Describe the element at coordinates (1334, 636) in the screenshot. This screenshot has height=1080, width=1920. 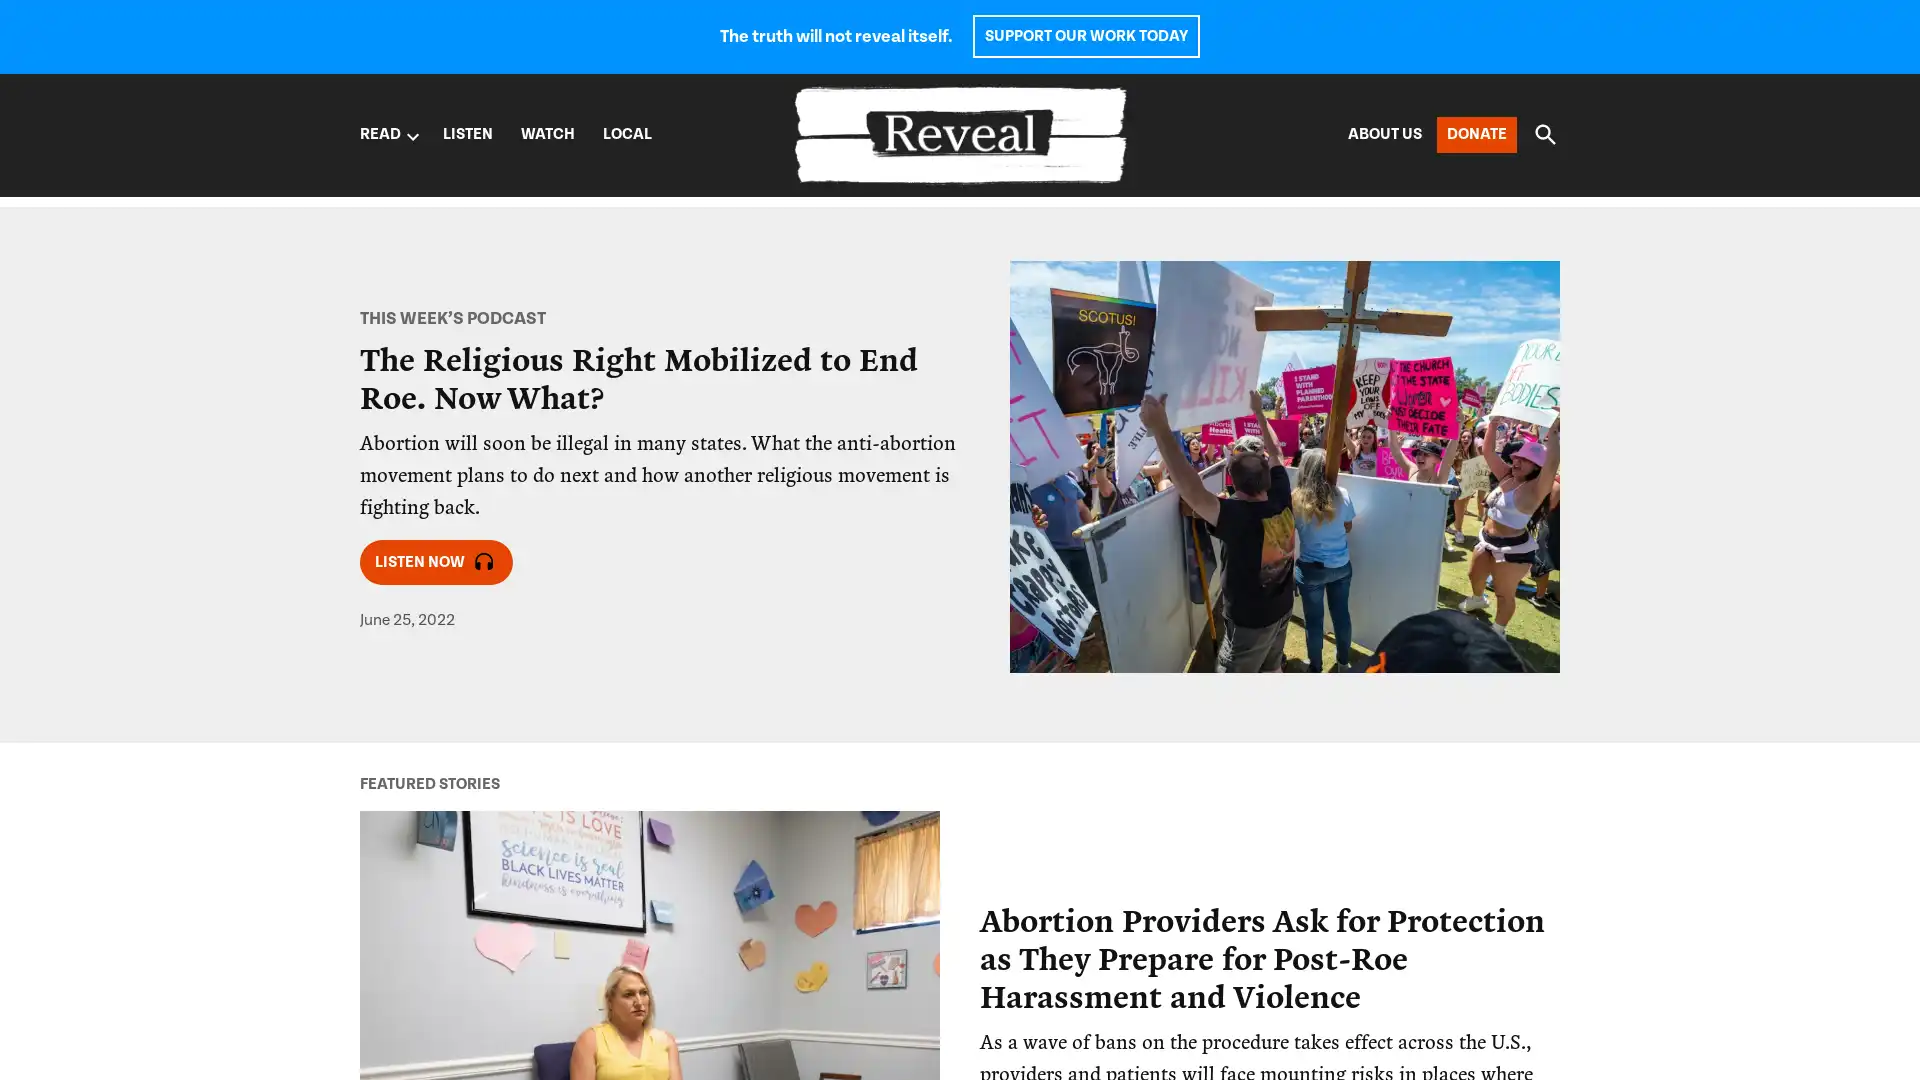
I see `Close Pop-up` at that location.